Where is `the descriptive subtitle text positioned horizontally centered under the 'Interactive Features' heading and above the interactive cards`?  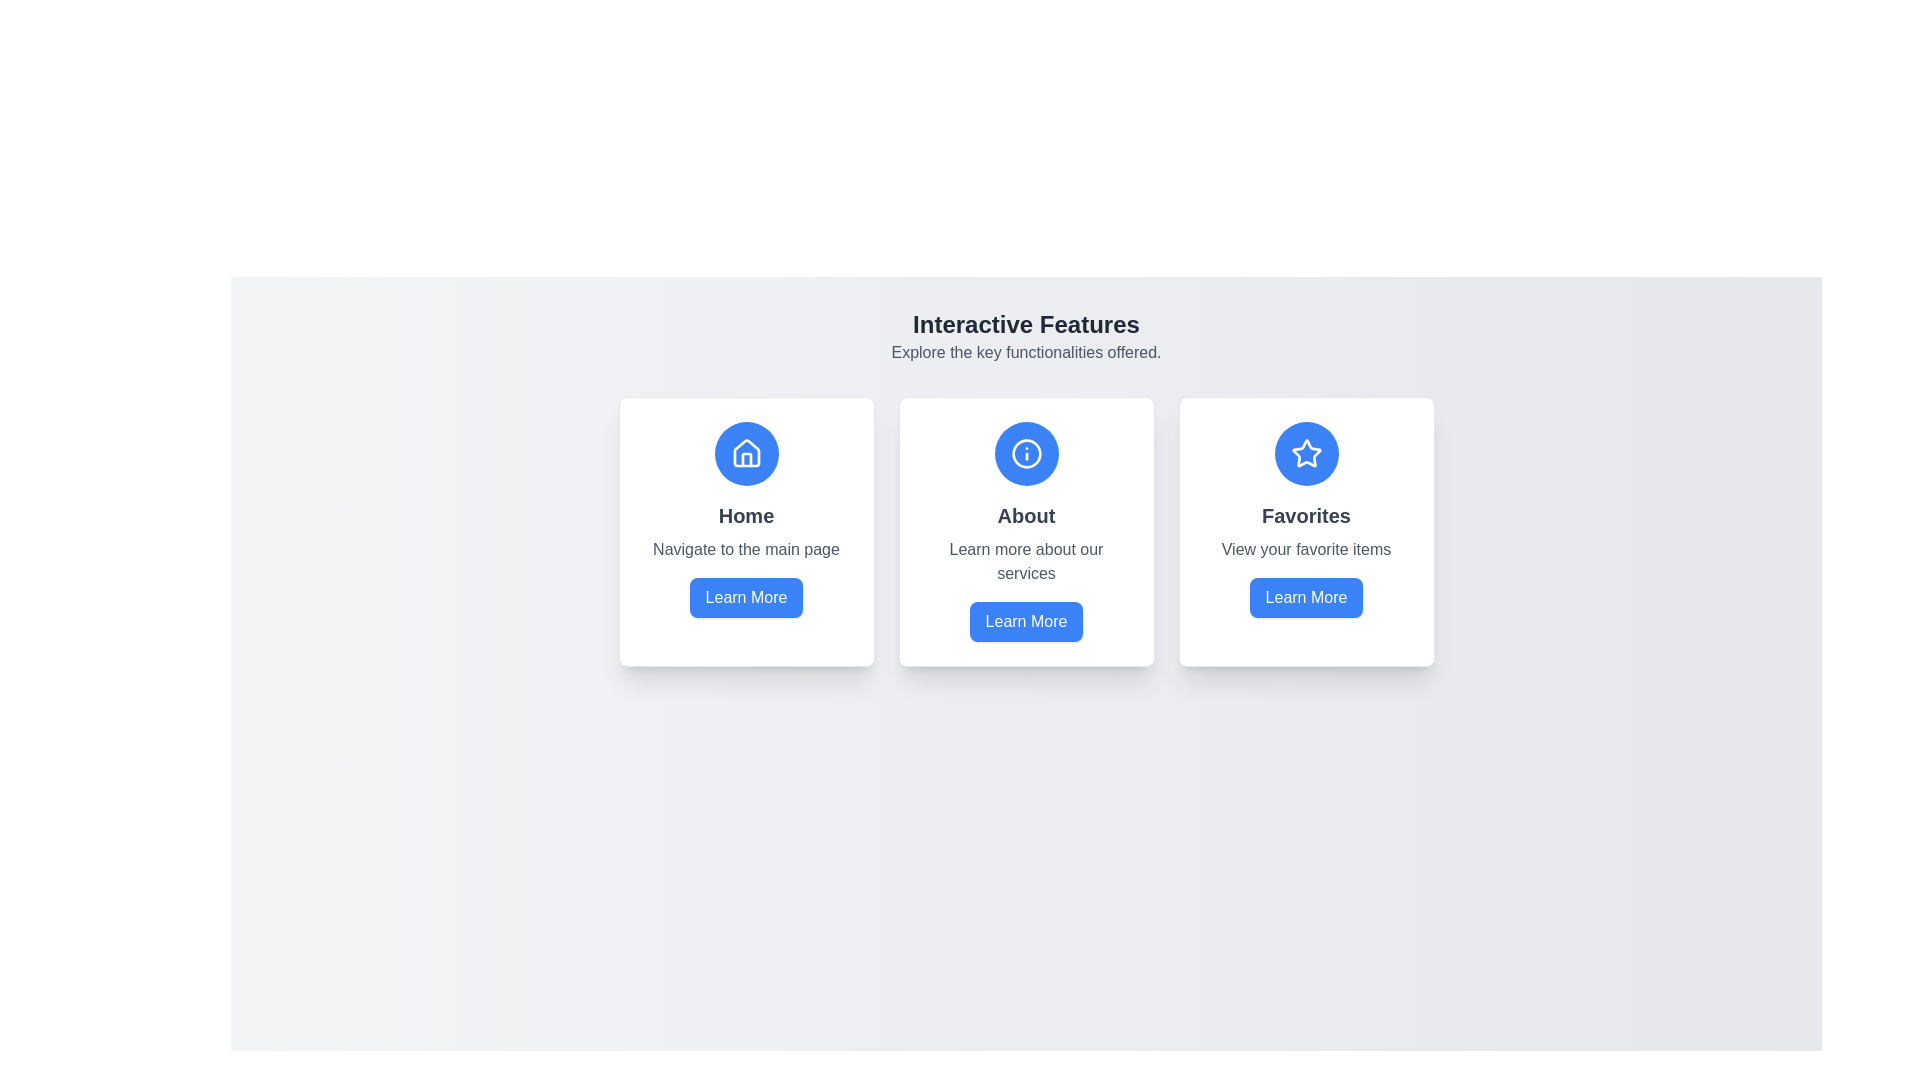 the descriptive subtitle text positioned horizontally centered under the 'Interactive Features' heading and above the interactive cards is located at coordinates (1026, 352).